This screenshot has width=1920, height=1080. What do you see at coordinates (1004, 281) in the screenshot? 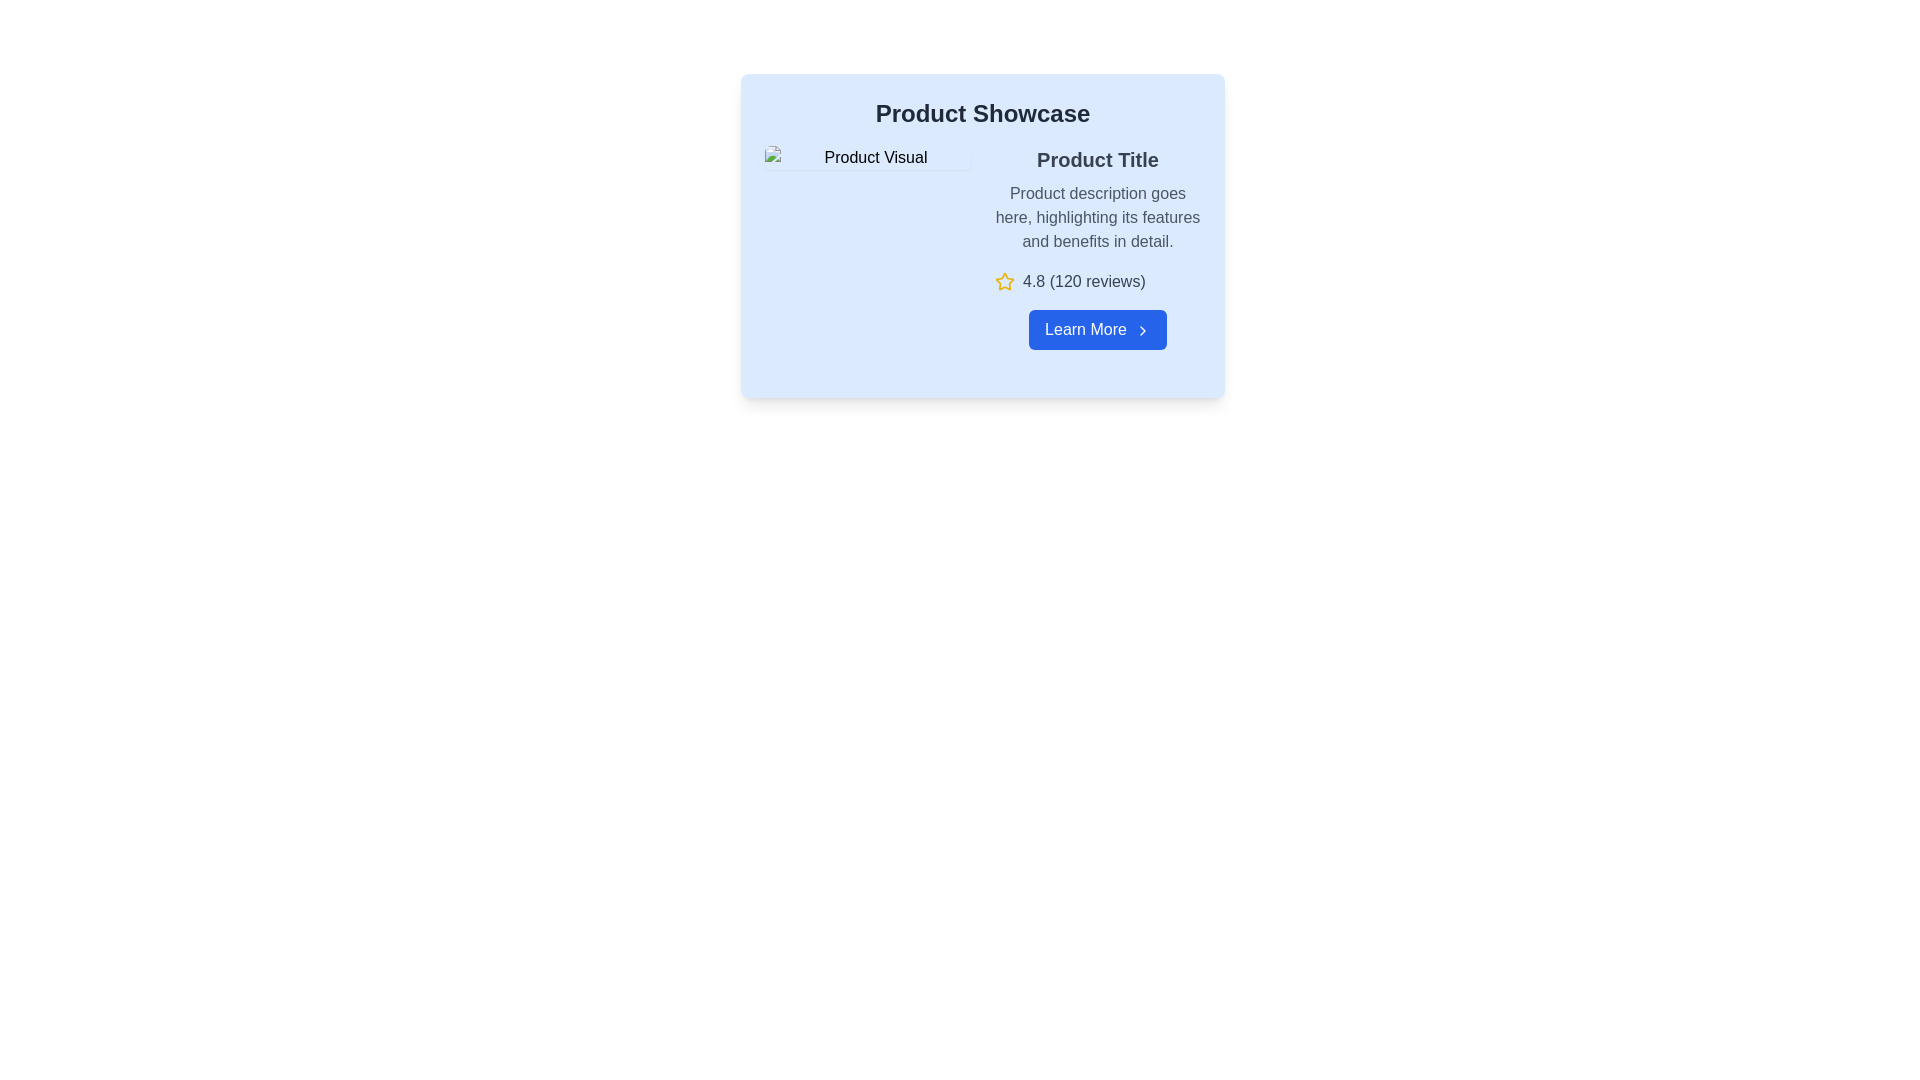
I see `the five-point star icon, which is yellow with a thin outline and rounded edges, located to the left of the text '4.8 (120 reviews)'` at bounding box center [1004, 281].